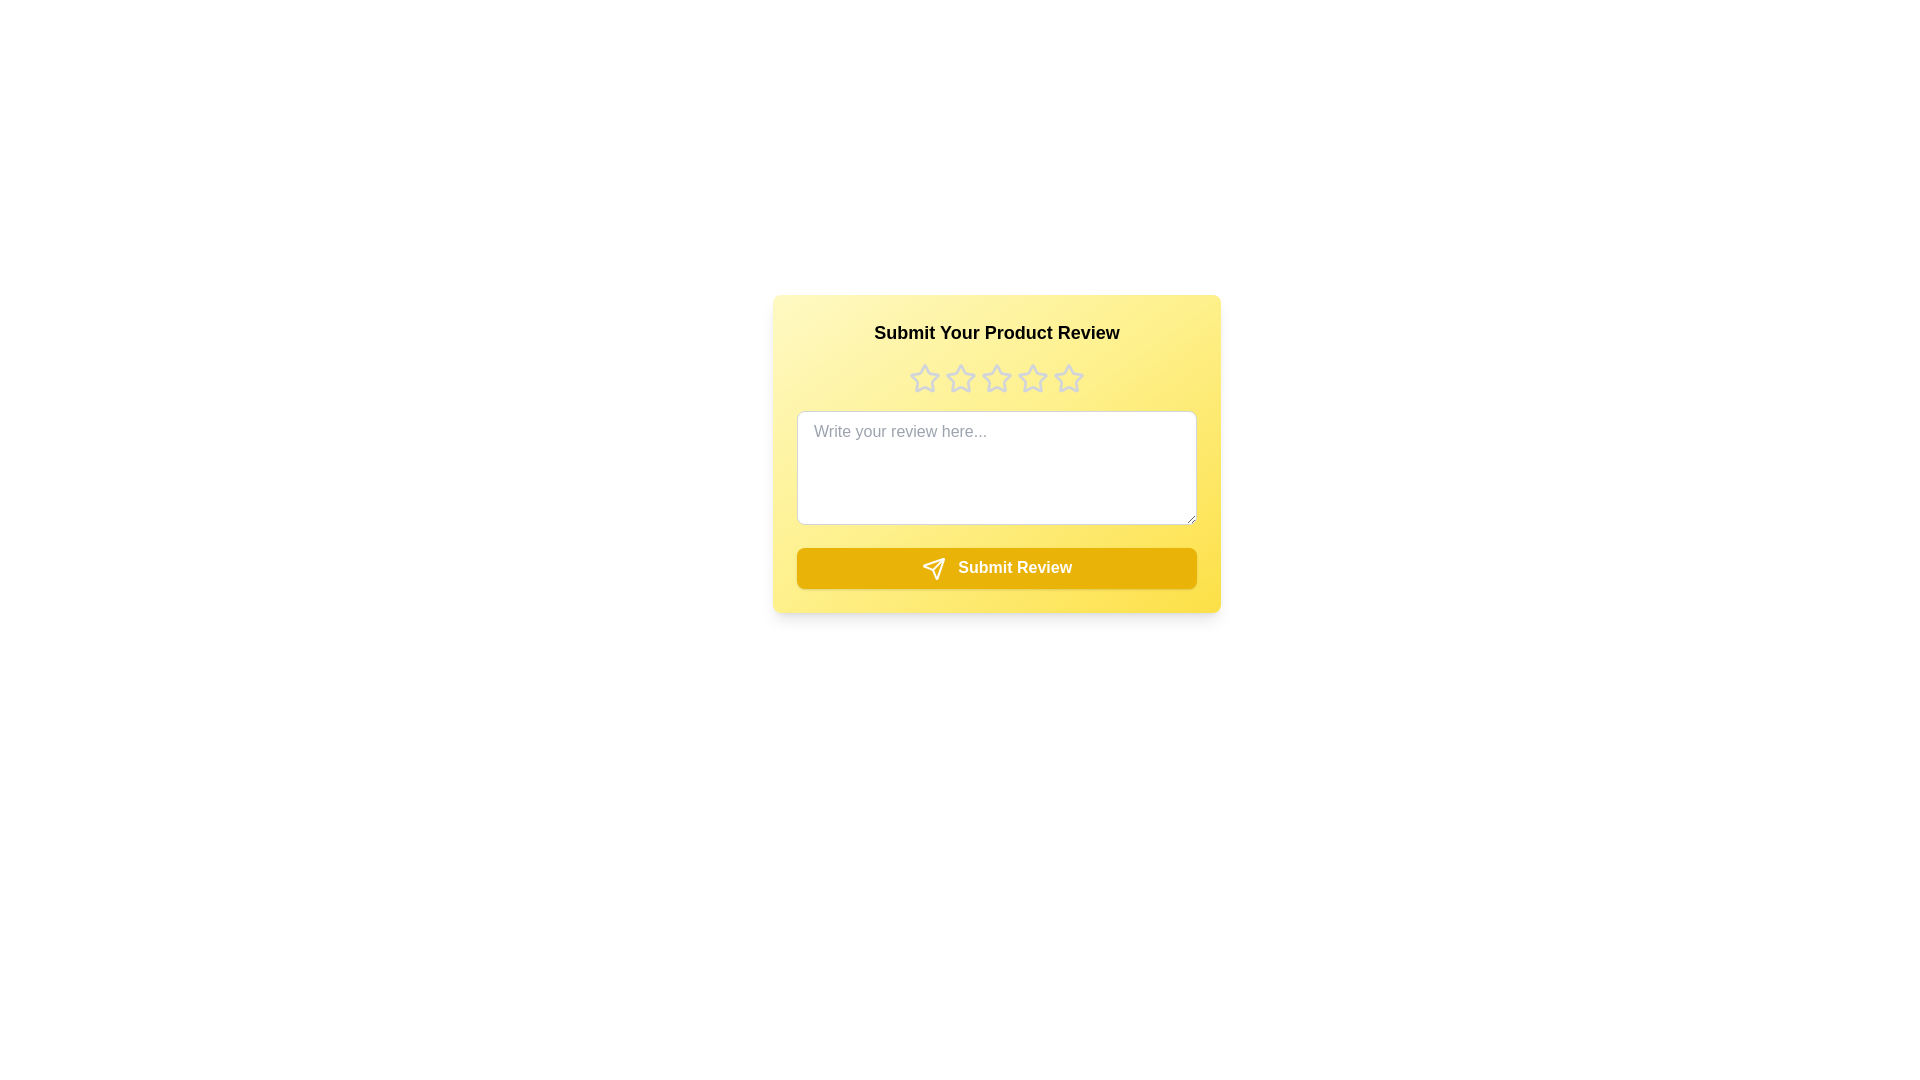 The image size is (1920, 1080). Describe the element at coordinates (1032, 378) in the screenshot. I see `the third star in the five-star rating system` at that location.